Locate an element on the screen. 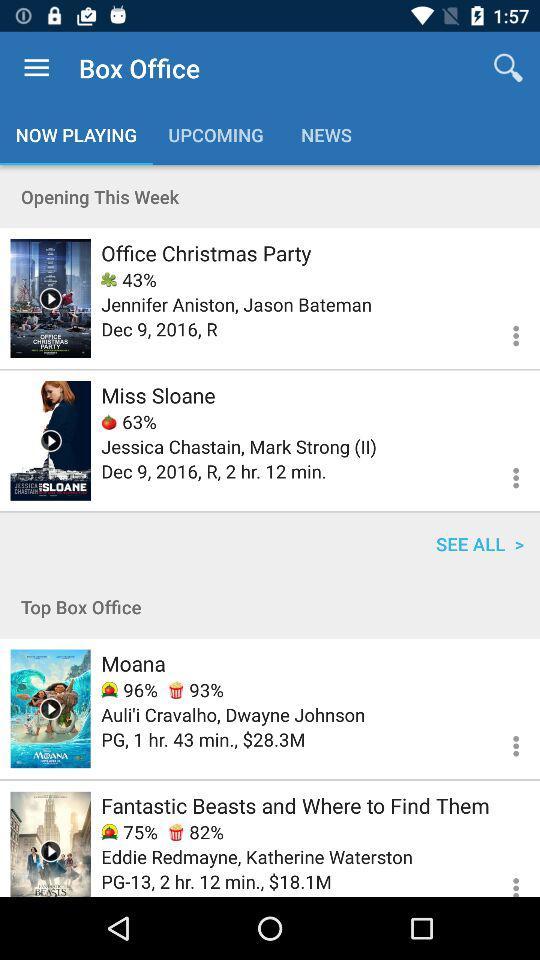 The image size is (540, 960). icon above auli i cravalho is located at coordinates (129, 690).